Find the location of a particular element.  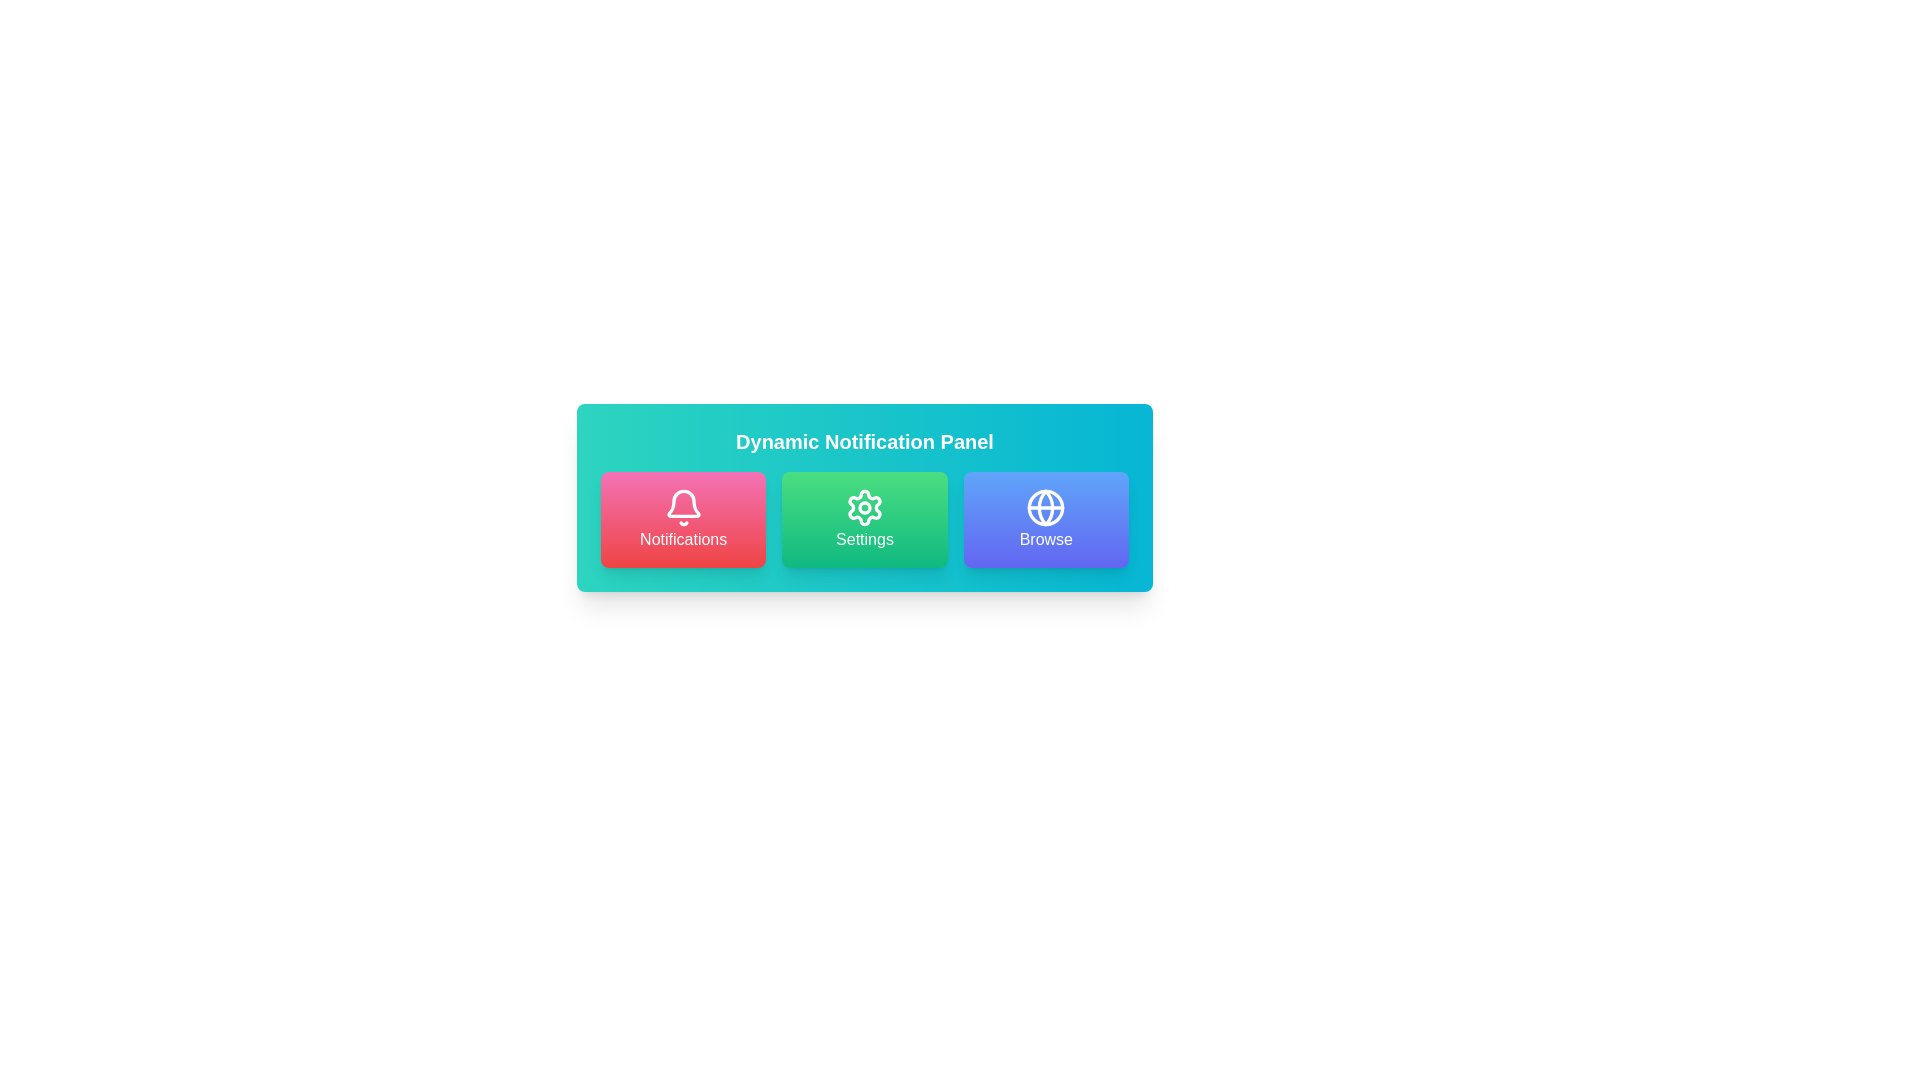

the icon located at the center of the blue rectangle labeled 'Browse', which is the rightmost button in a row of three buttons is located at coordinates (1045, 507).